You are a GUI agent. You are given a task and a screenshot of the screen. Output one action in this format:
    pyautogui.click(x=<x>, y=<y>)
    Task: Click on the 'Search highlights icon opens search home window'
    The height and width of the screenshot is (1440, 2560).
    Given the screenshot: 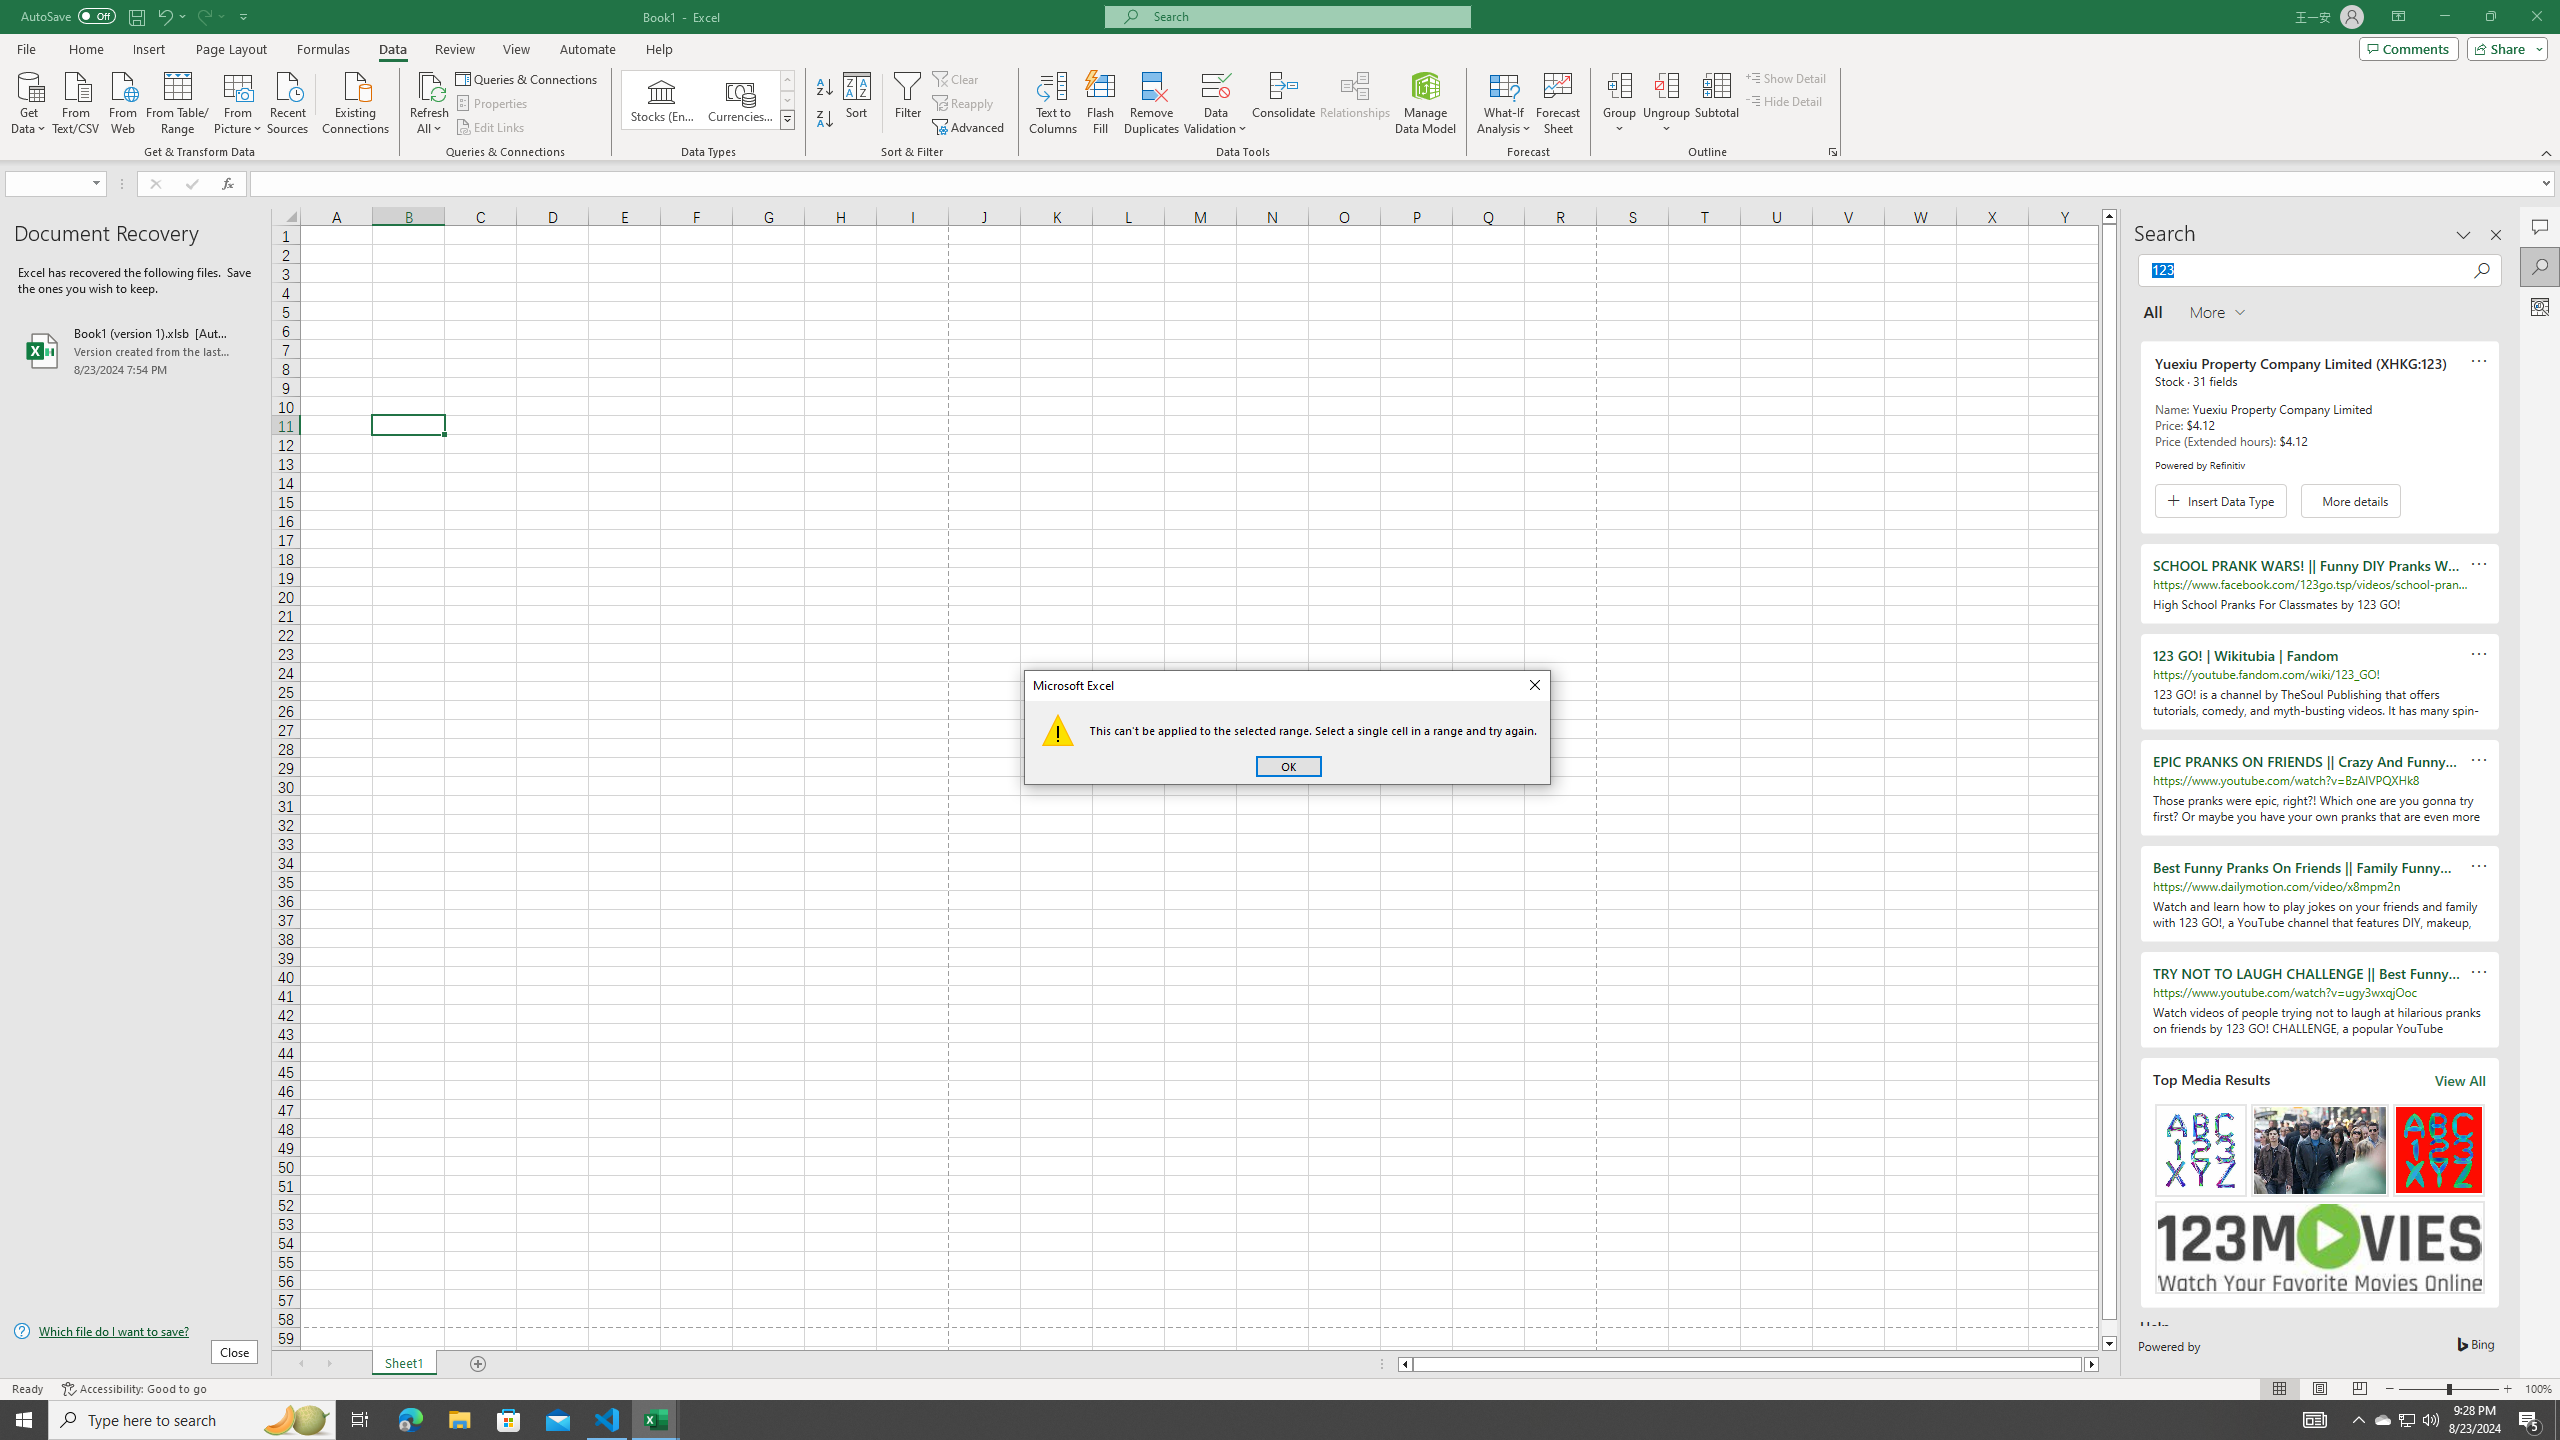 What is the action you would take?
    pyautogui.click(x=294, y=1418)
    